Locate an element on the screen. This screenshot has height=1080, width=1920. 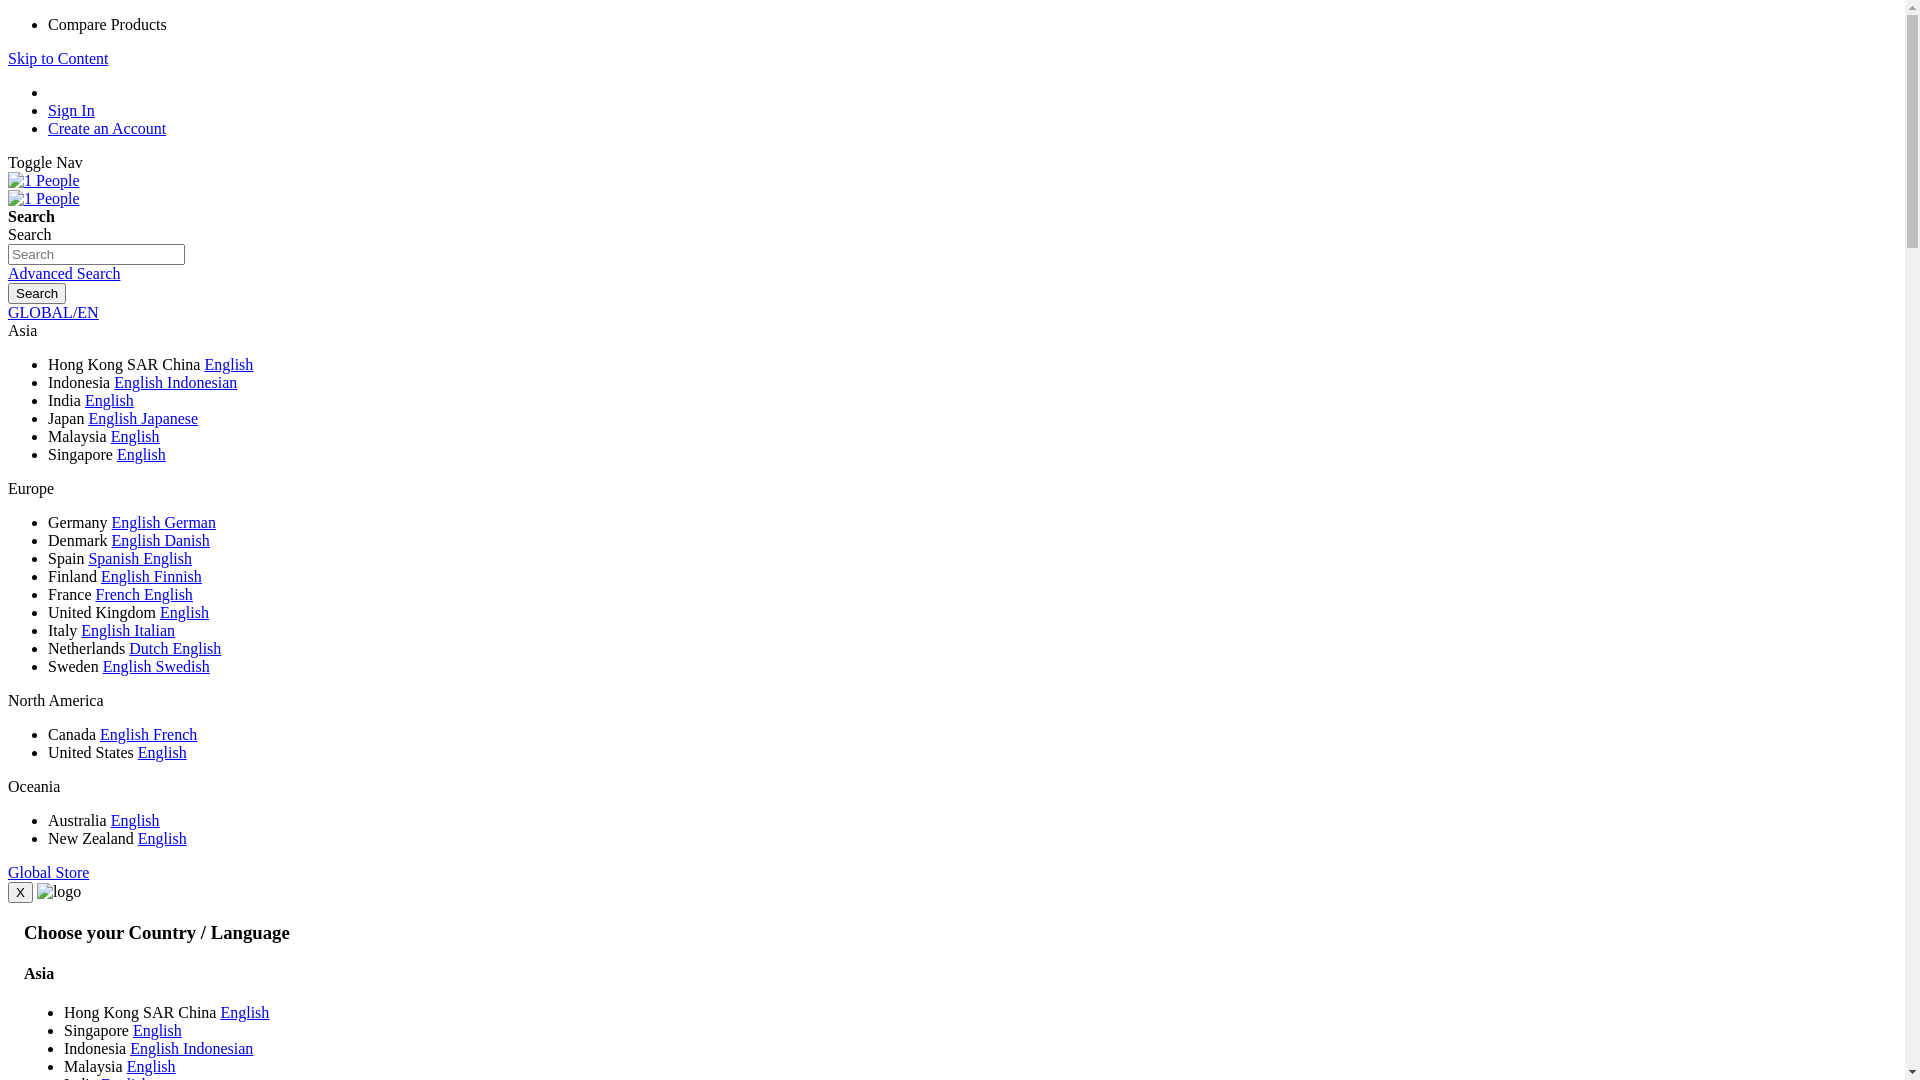
'English' is located at coordinates (137, 540).